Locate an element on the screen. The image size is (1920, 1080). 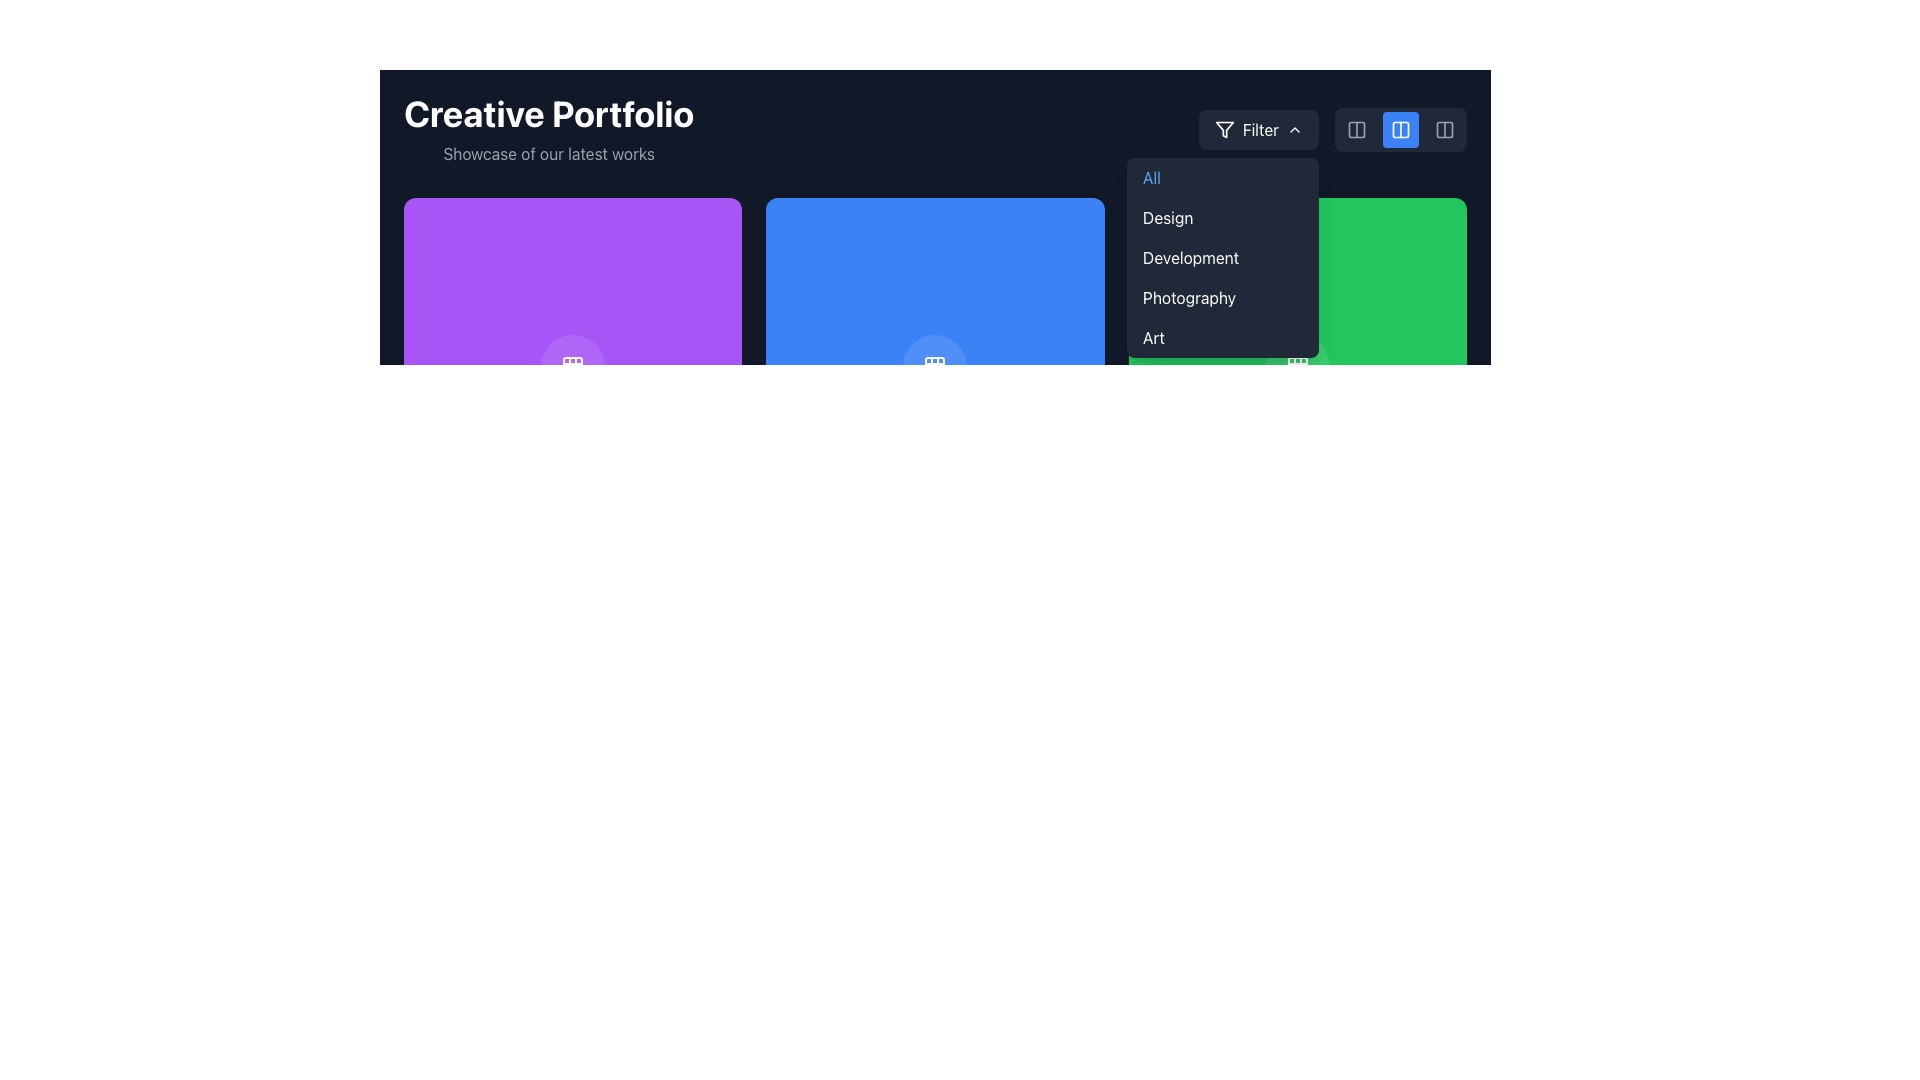
the filter icon, which is a polygonal shape resembling a funnel located in the top navigation bar on the right side of the application is located at coordinates (1223, 130).